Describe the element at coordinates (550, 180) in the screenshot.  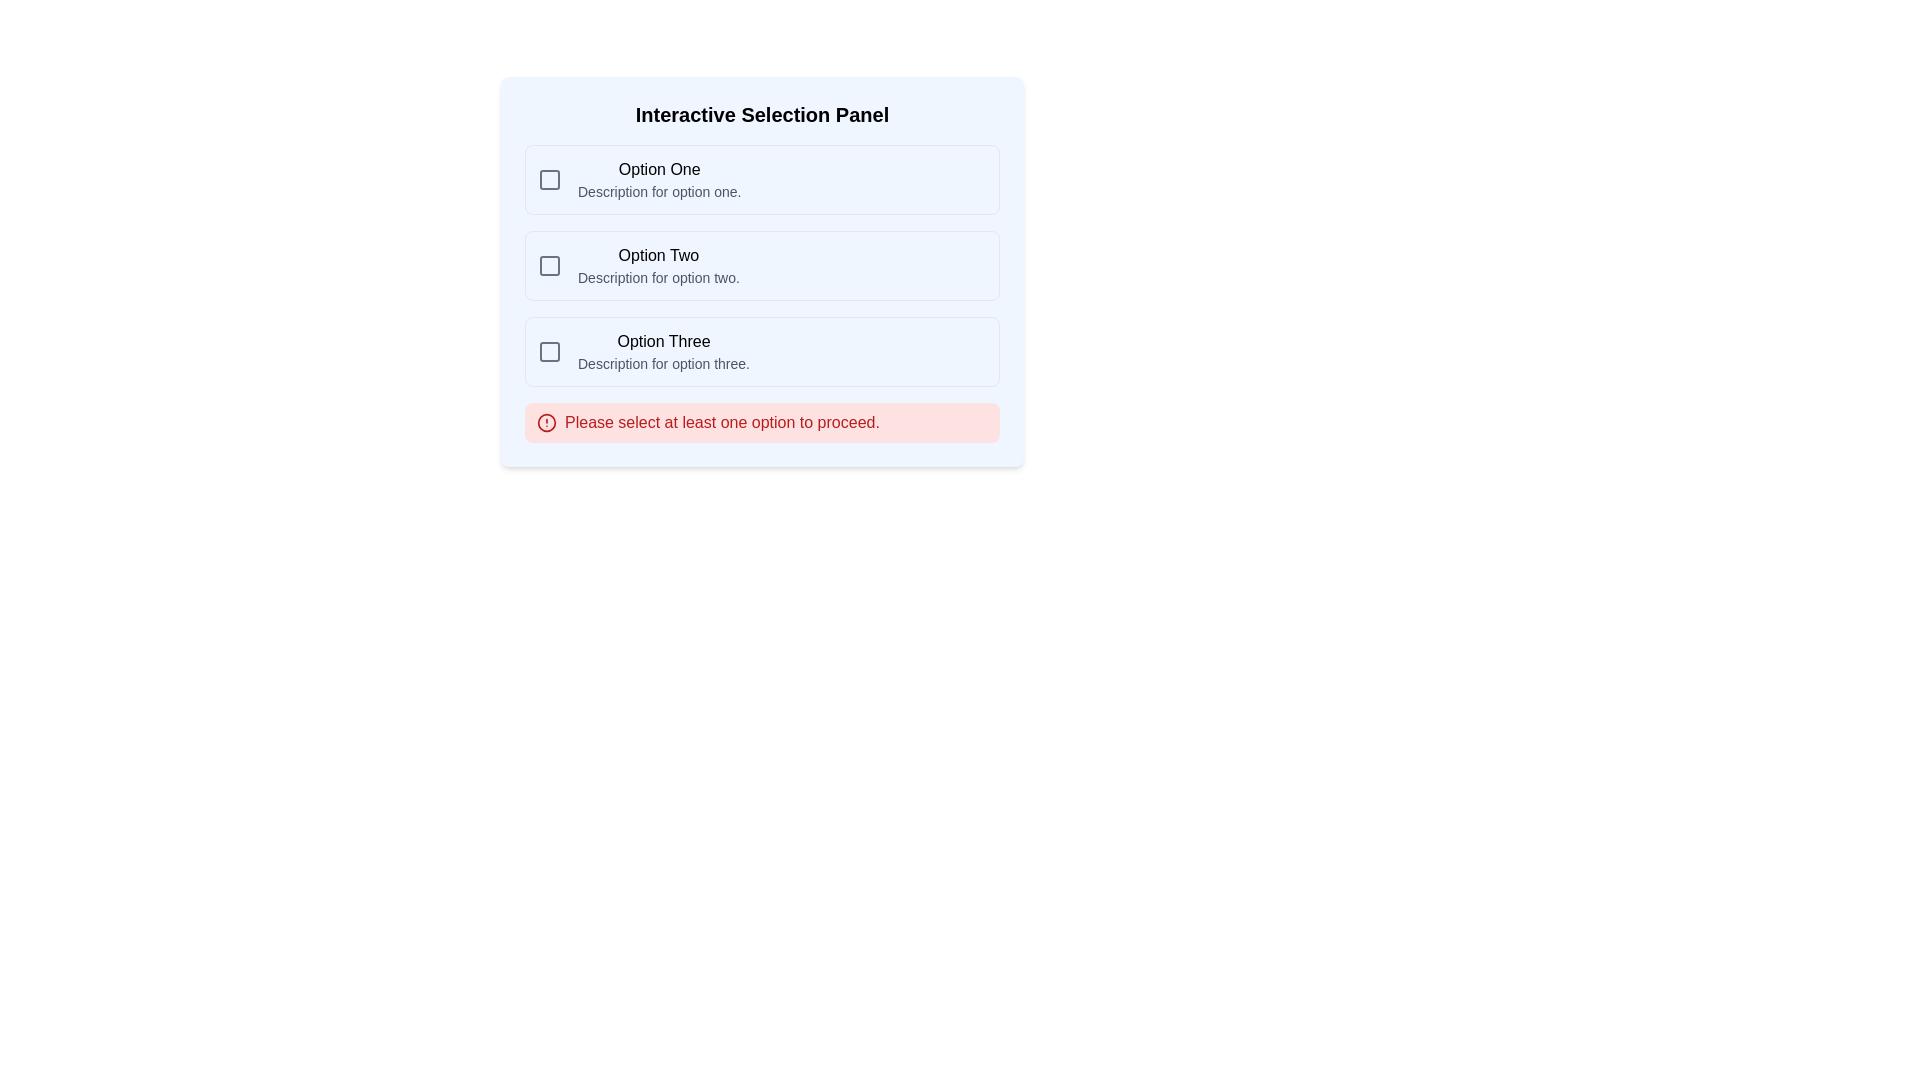
I see `the Checkbox-style button for 'Option One'` at that location.